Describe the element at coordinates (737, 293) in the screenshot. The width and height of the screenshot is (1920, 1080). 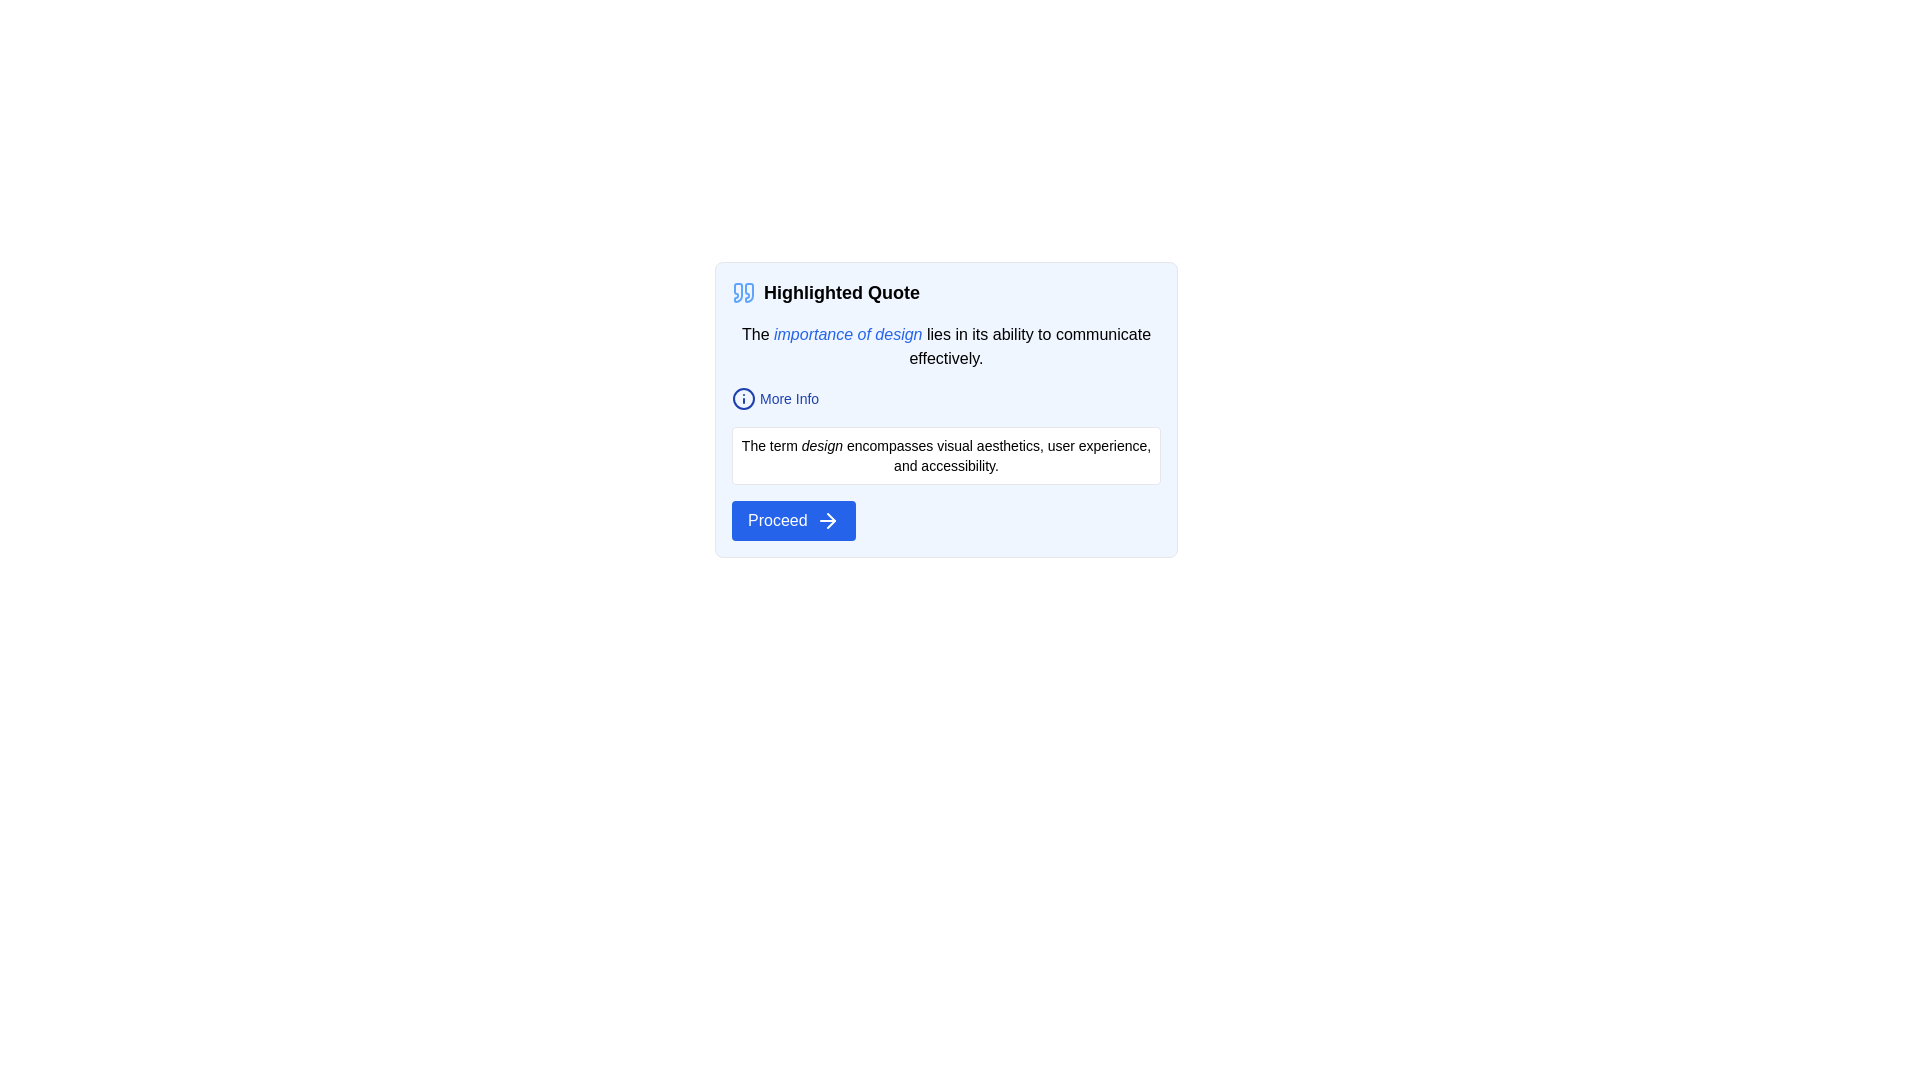
I see `the left quotation mark SVG element located in the title section of the card that highlights a quote` at that location.